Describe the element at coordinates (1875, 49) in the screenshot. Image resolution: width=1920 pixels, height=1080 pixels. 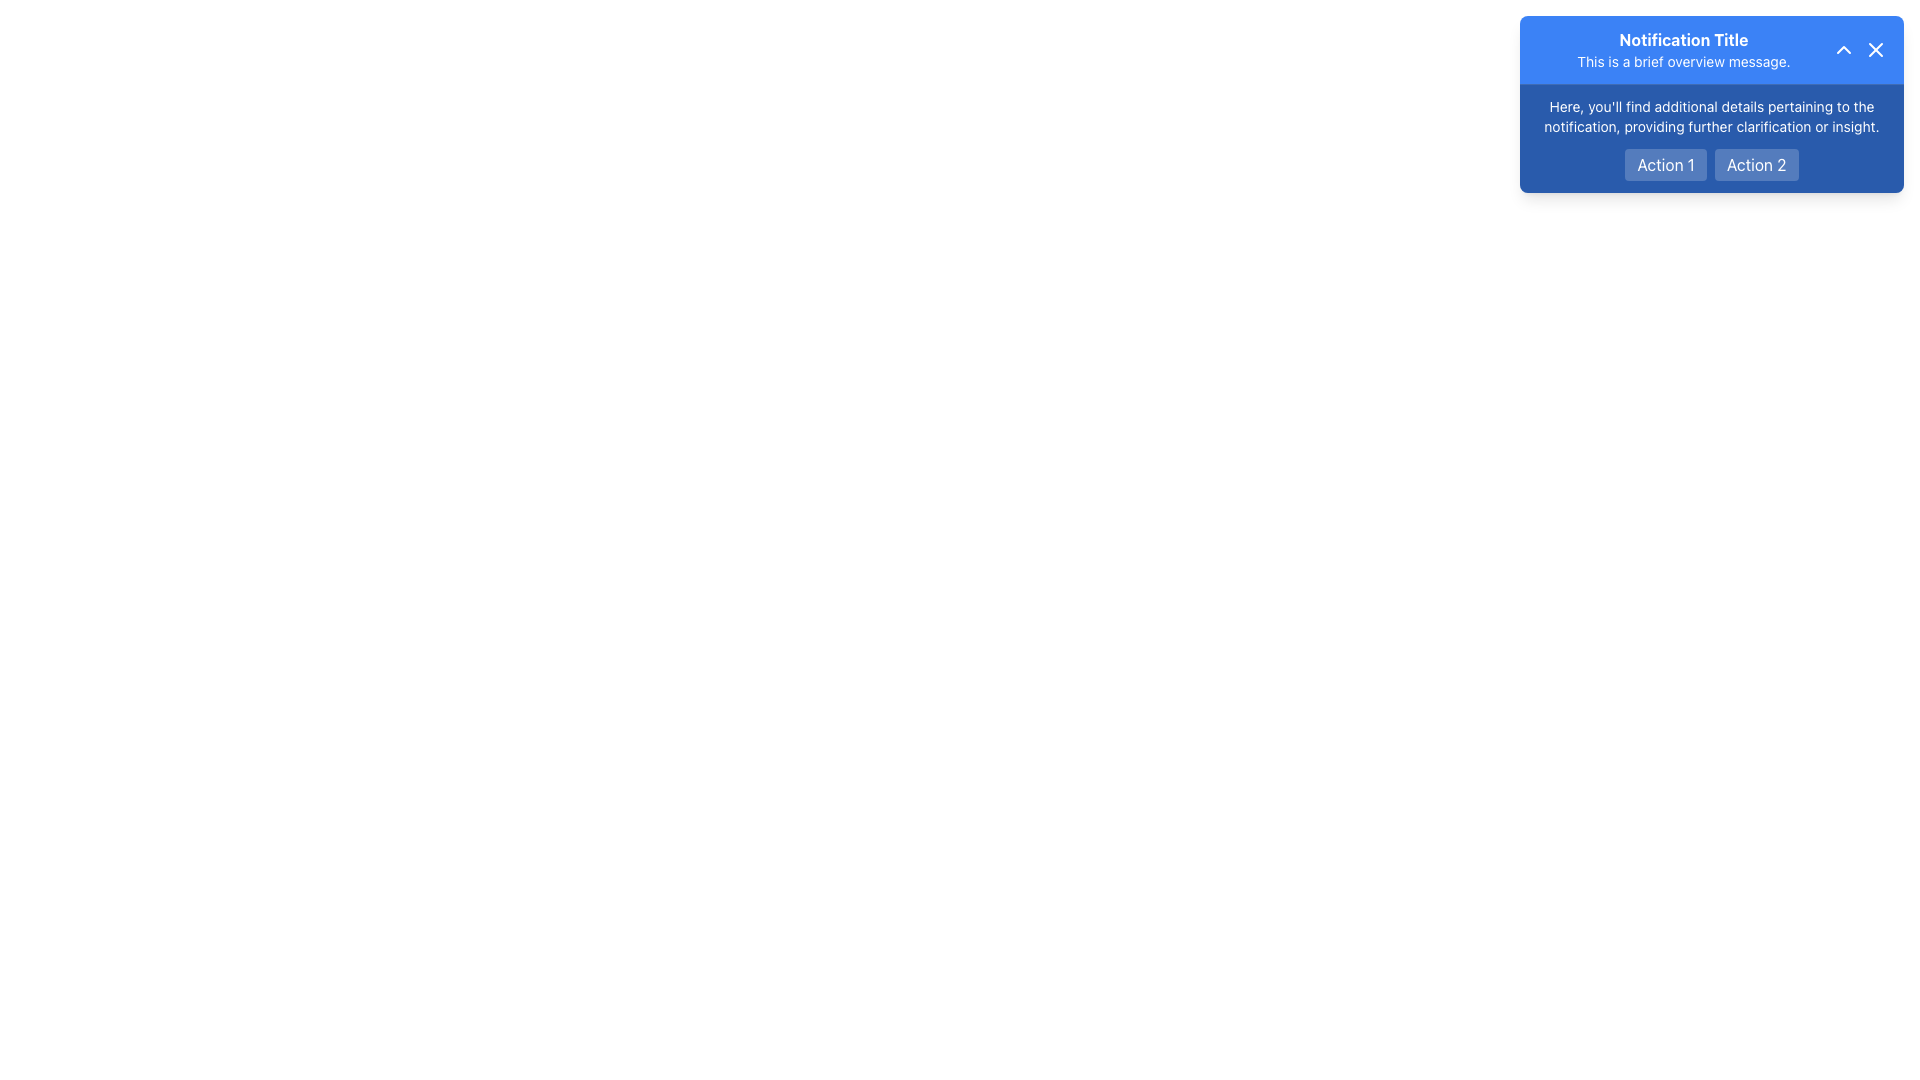
I see `the small 'X' button located in the upper right corner of the notification card` at that location.